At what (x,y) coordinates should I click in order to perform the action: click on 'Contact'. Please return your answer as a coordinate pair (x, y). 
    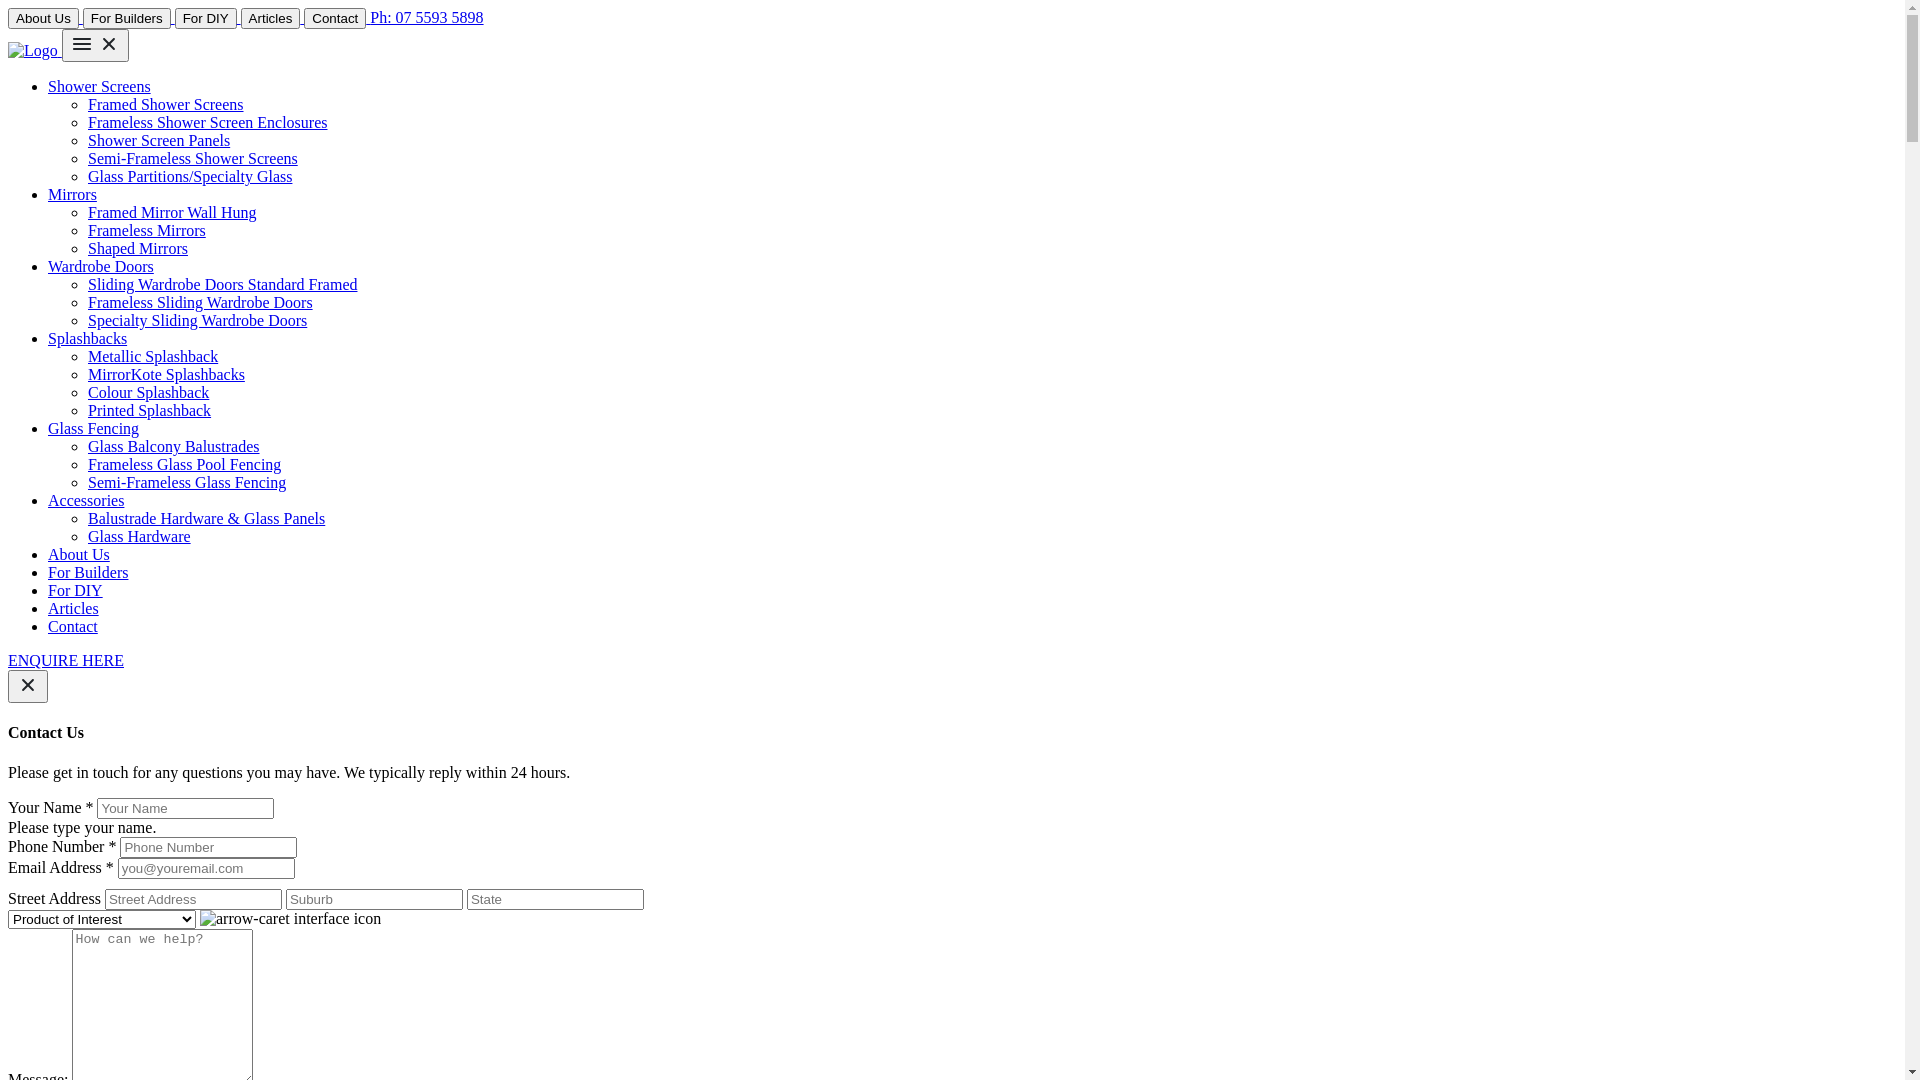
    Looking at the image, I should click on (302, 18).